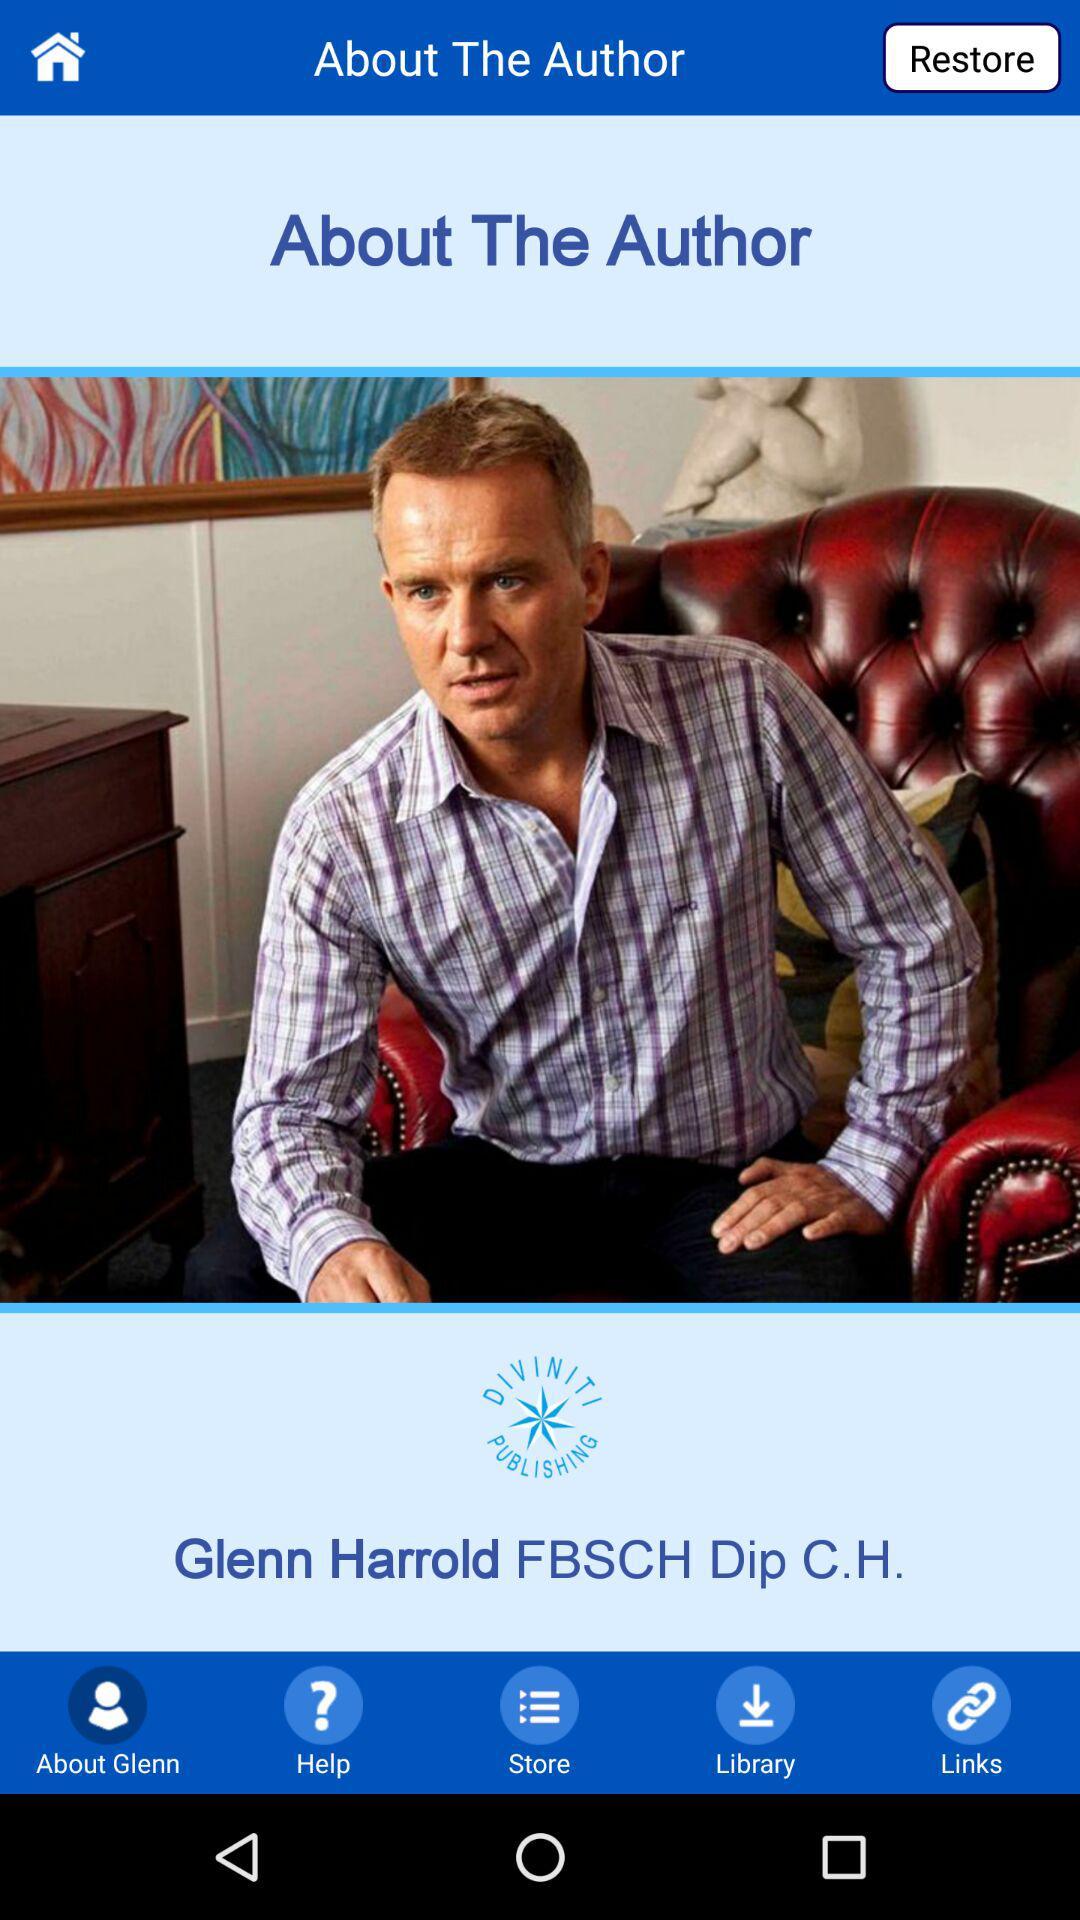  What do you see at coordinates (970, 1703) in the screenshot?
I see `link icon at the bottom of the page` at bounding box center [970, 1703].